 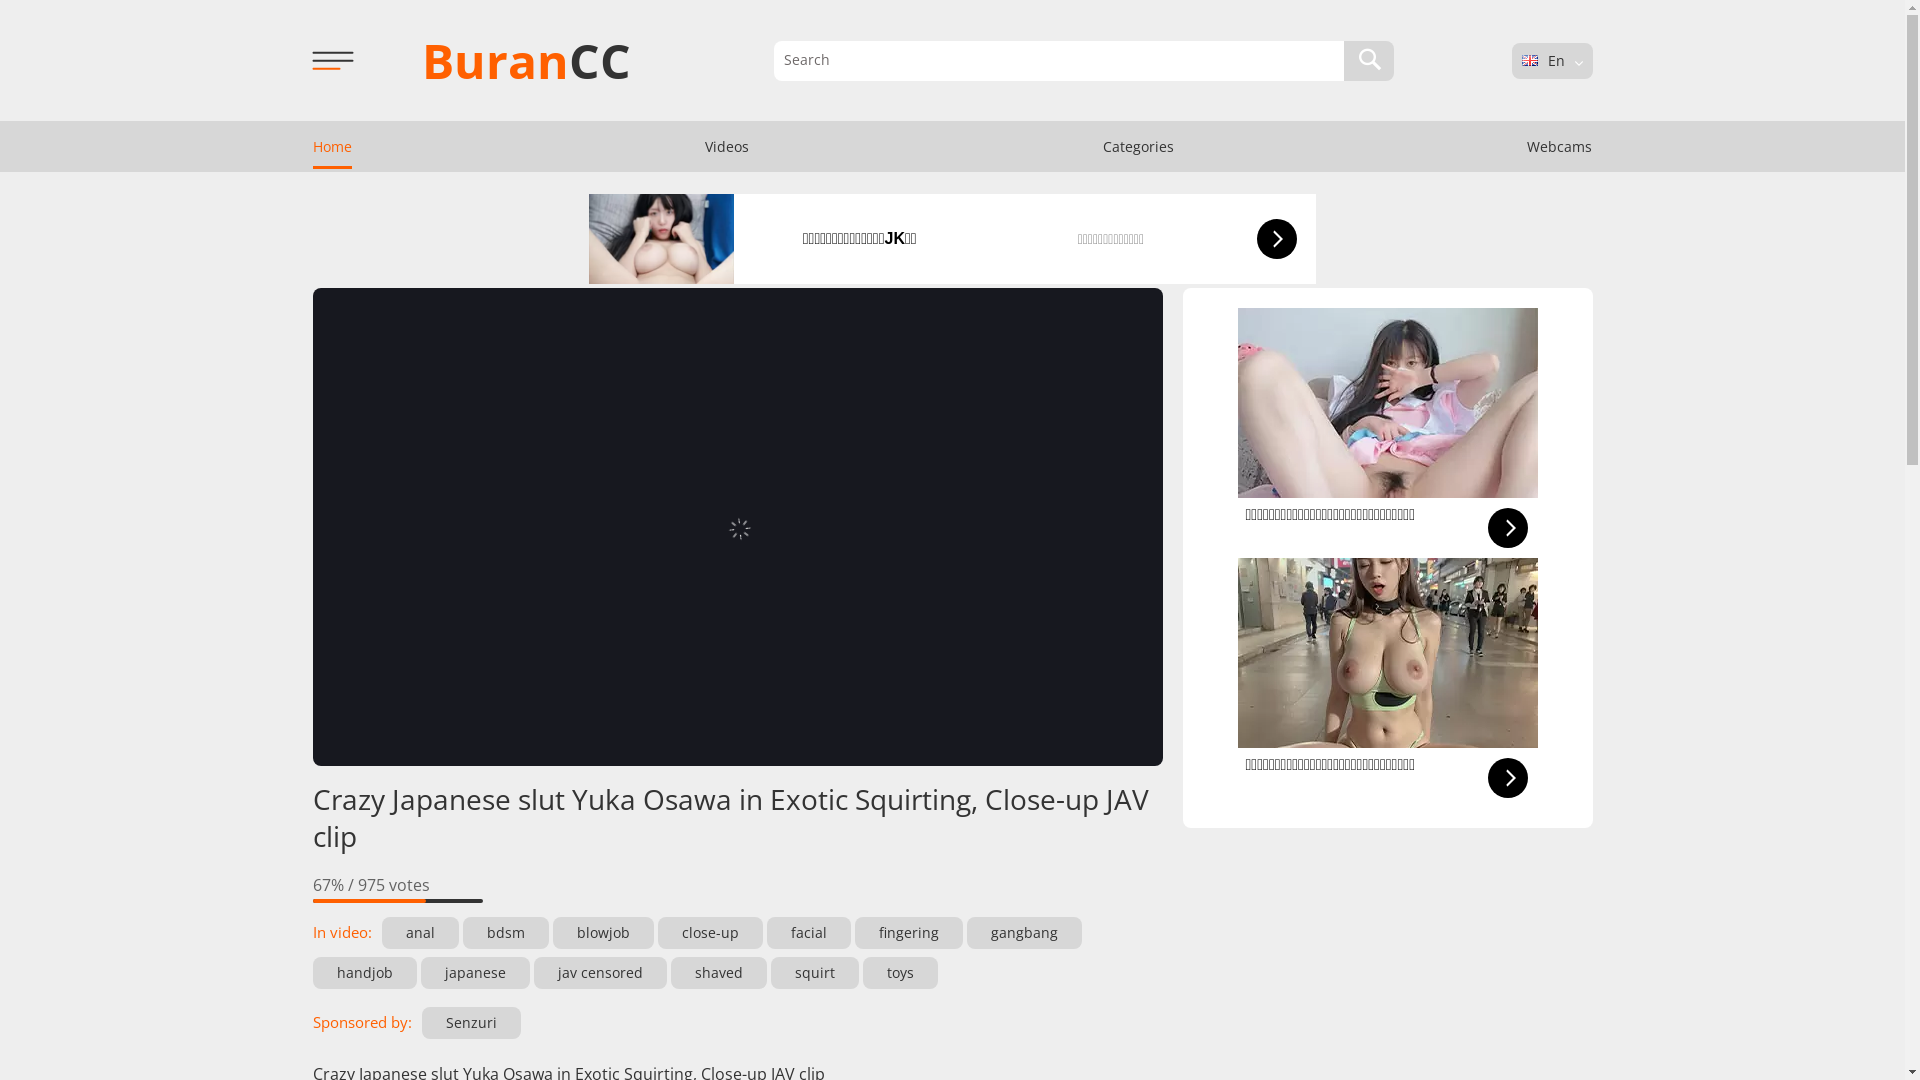 What do you see at coordinates (1558, 145) in the screenshot?
I see `'Webcams'` at bounding box center [1558, 145].